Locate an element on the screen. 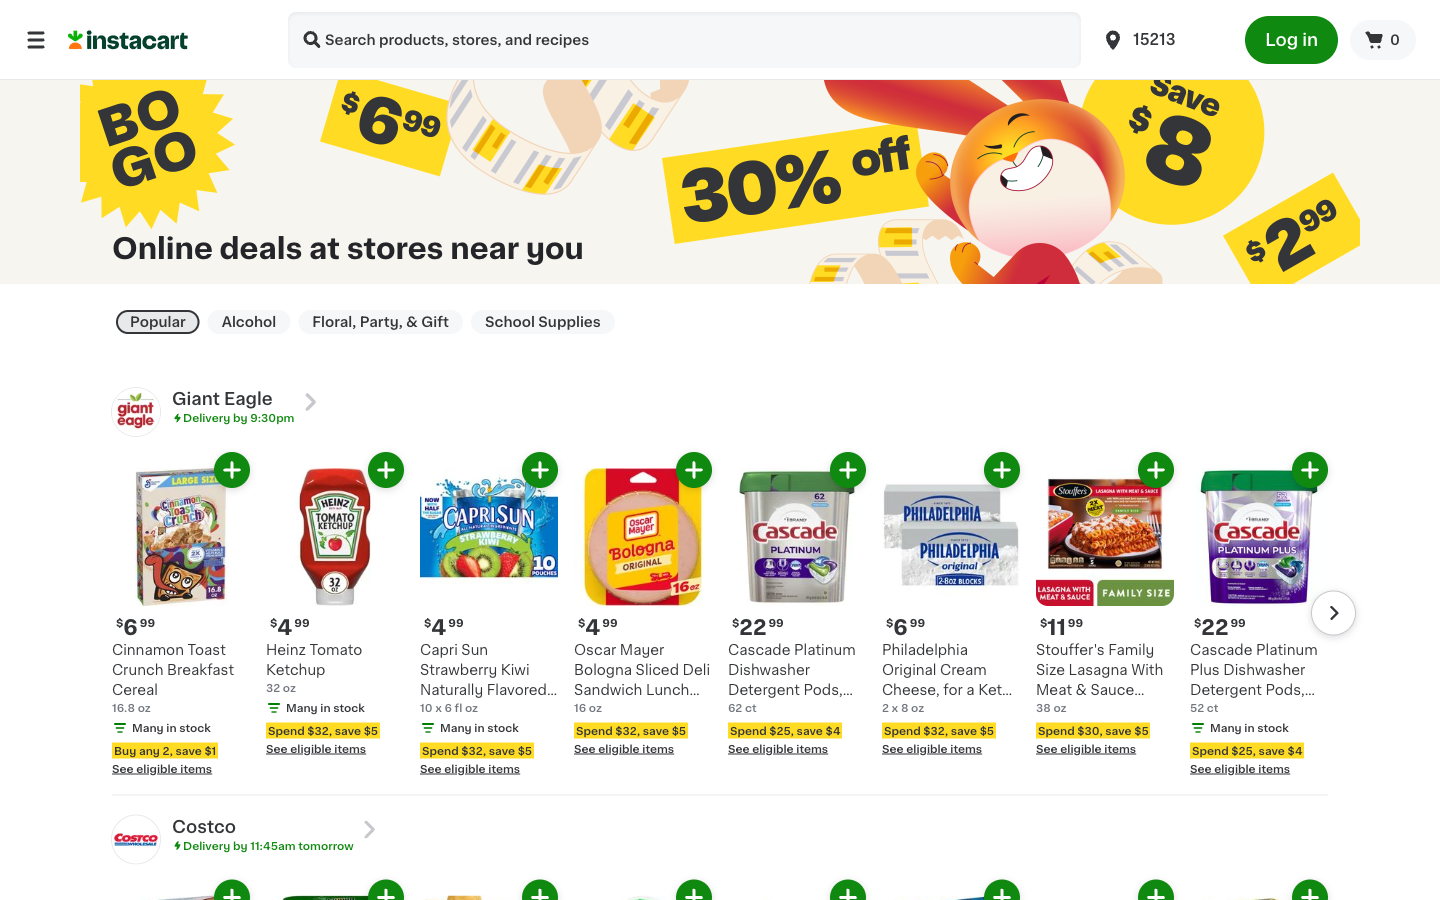 The height and width of the screenshot is (900, 1440). the application"s start screen is located at coordinates (35, 38).